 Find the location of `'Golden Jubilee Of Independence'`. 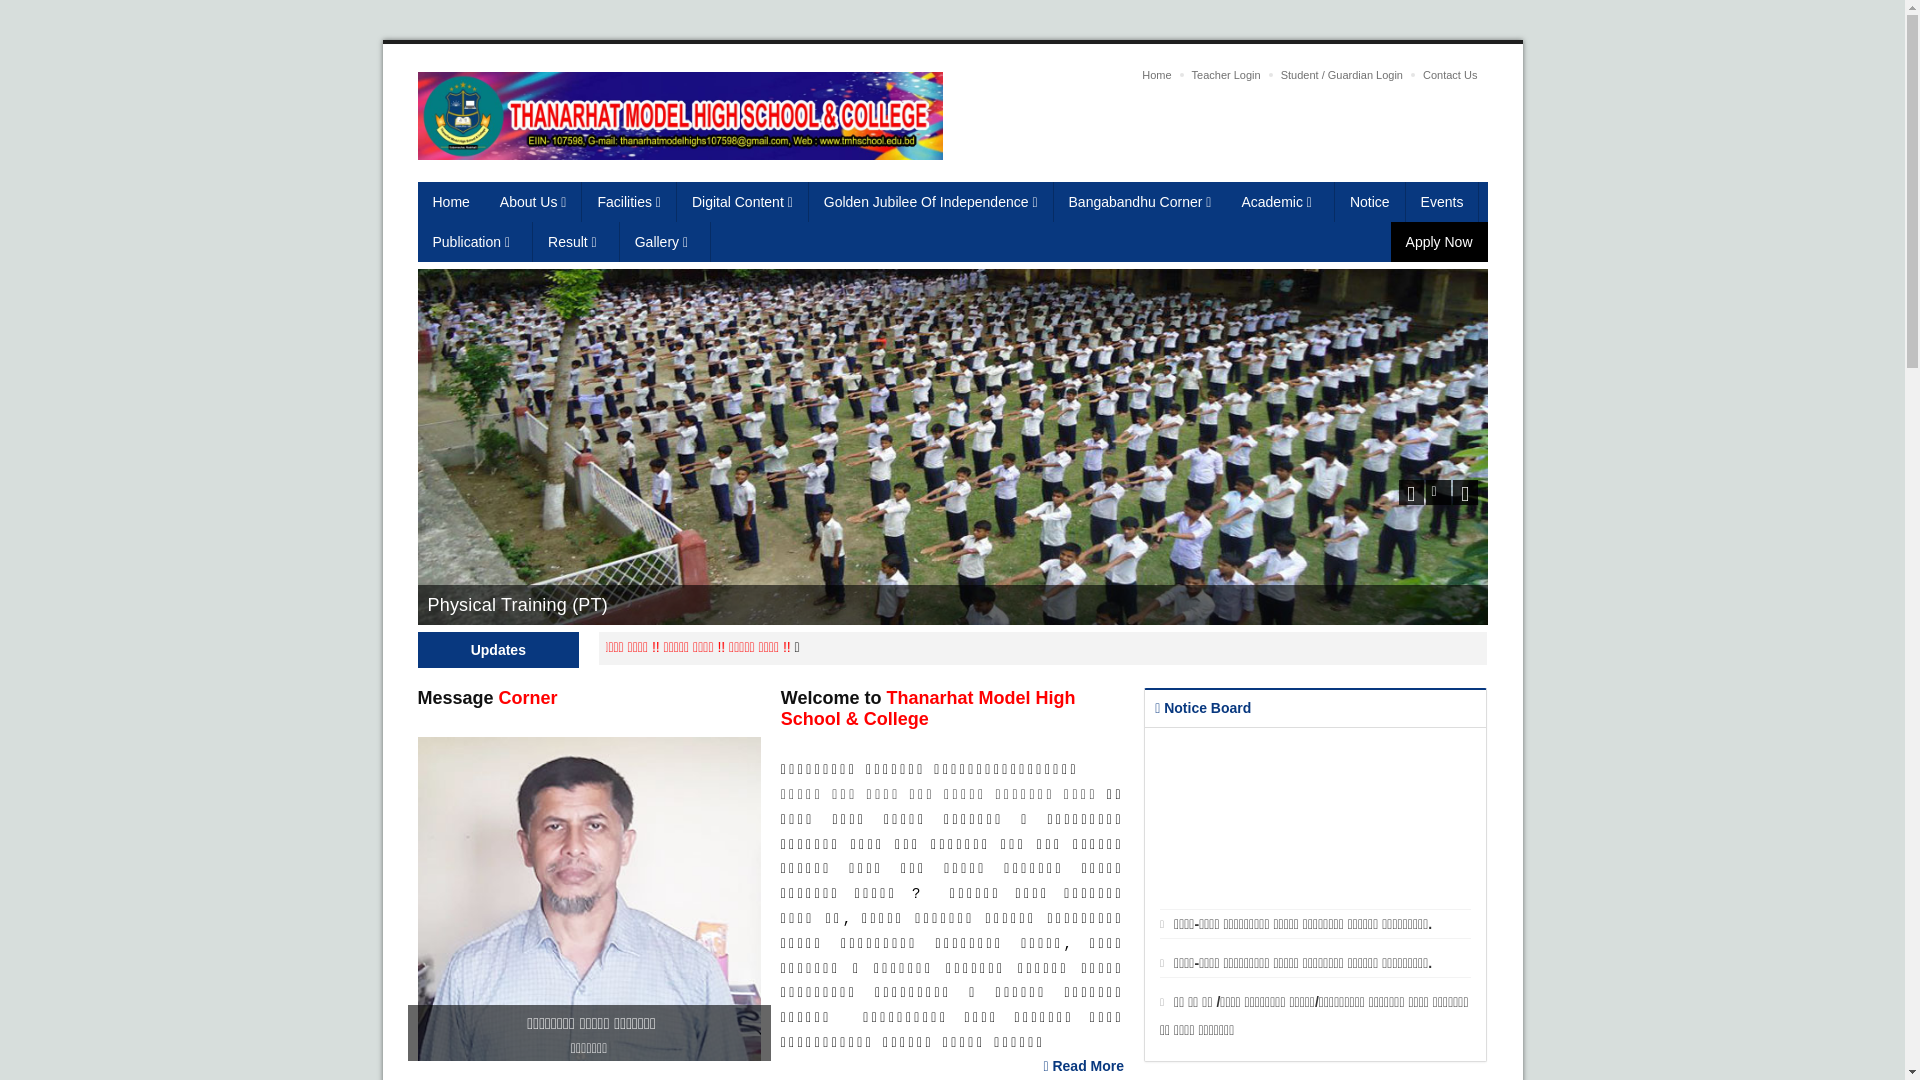

'Golden Jubilee Of Independence' is located at coordinates (930, 201).